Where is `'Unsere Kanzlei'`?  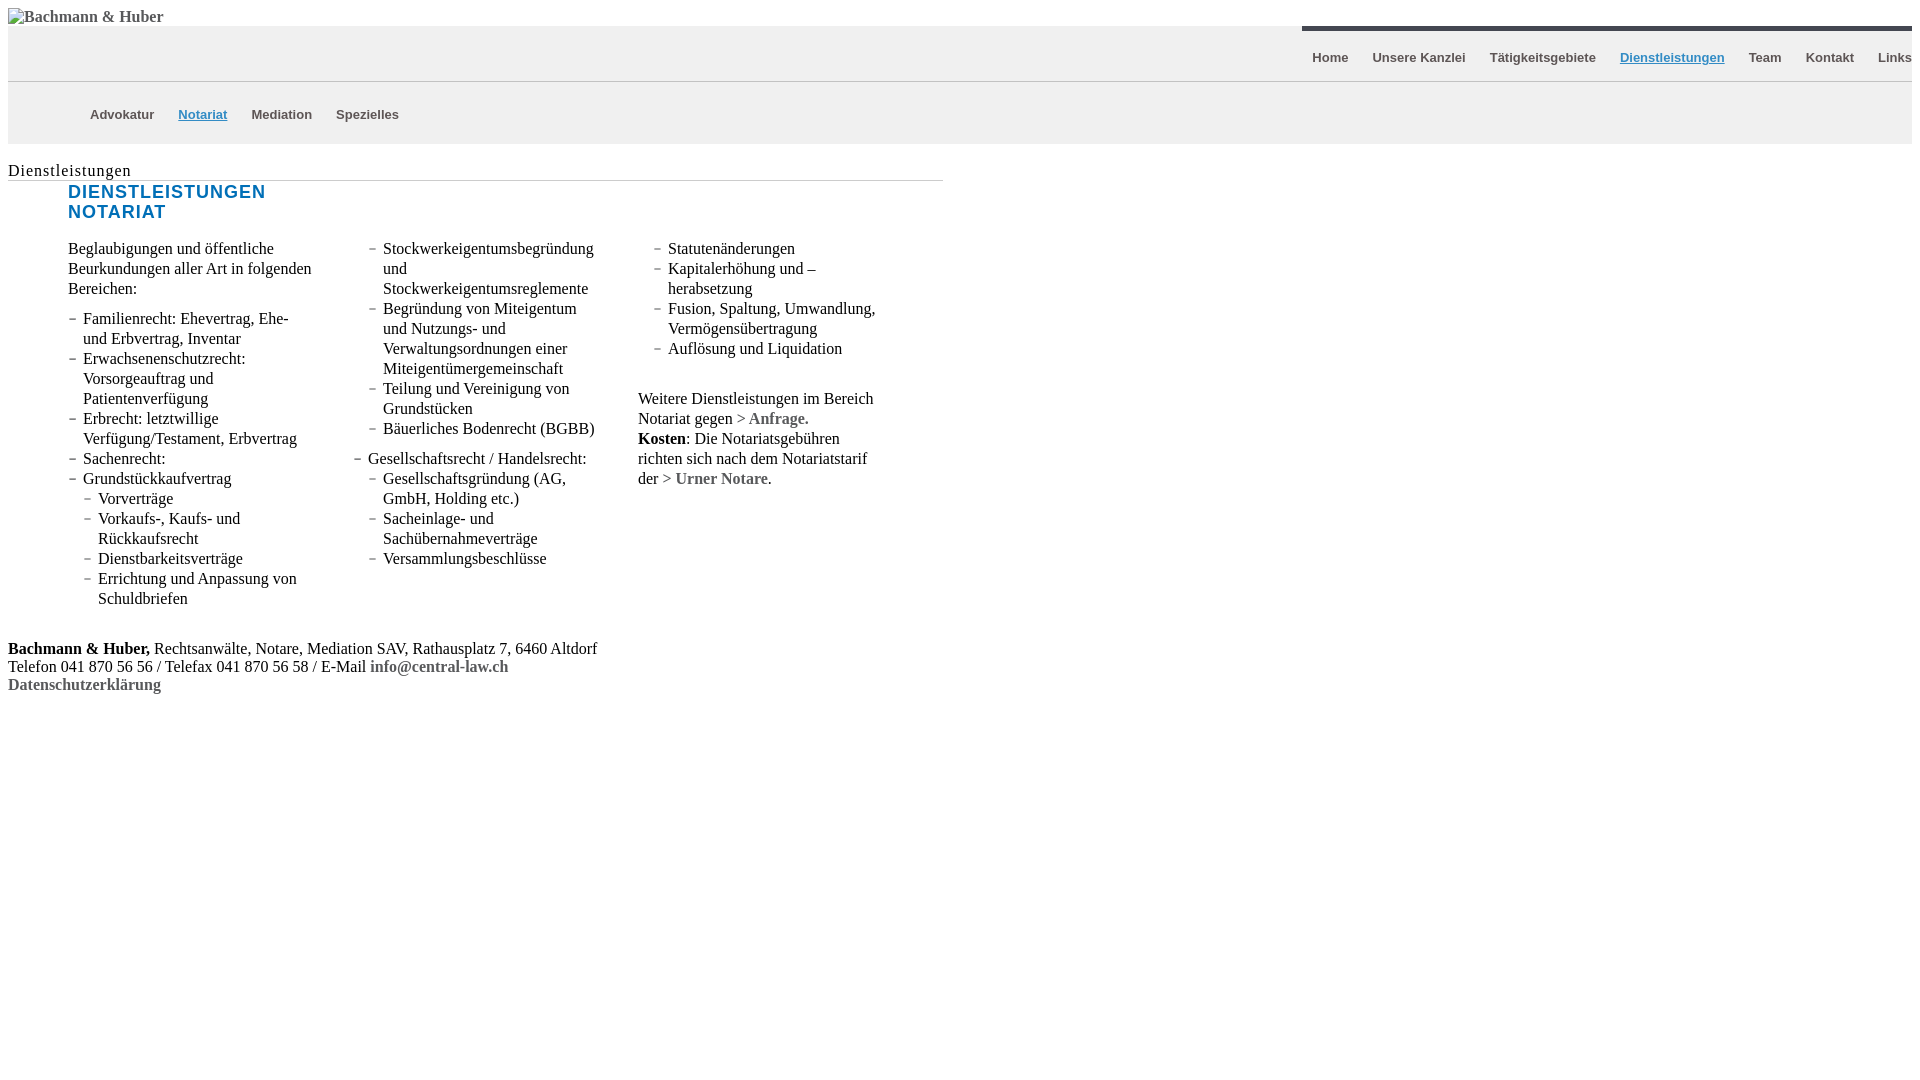 'Unsere Kanzlei' is located at coordinates (1417, 56).